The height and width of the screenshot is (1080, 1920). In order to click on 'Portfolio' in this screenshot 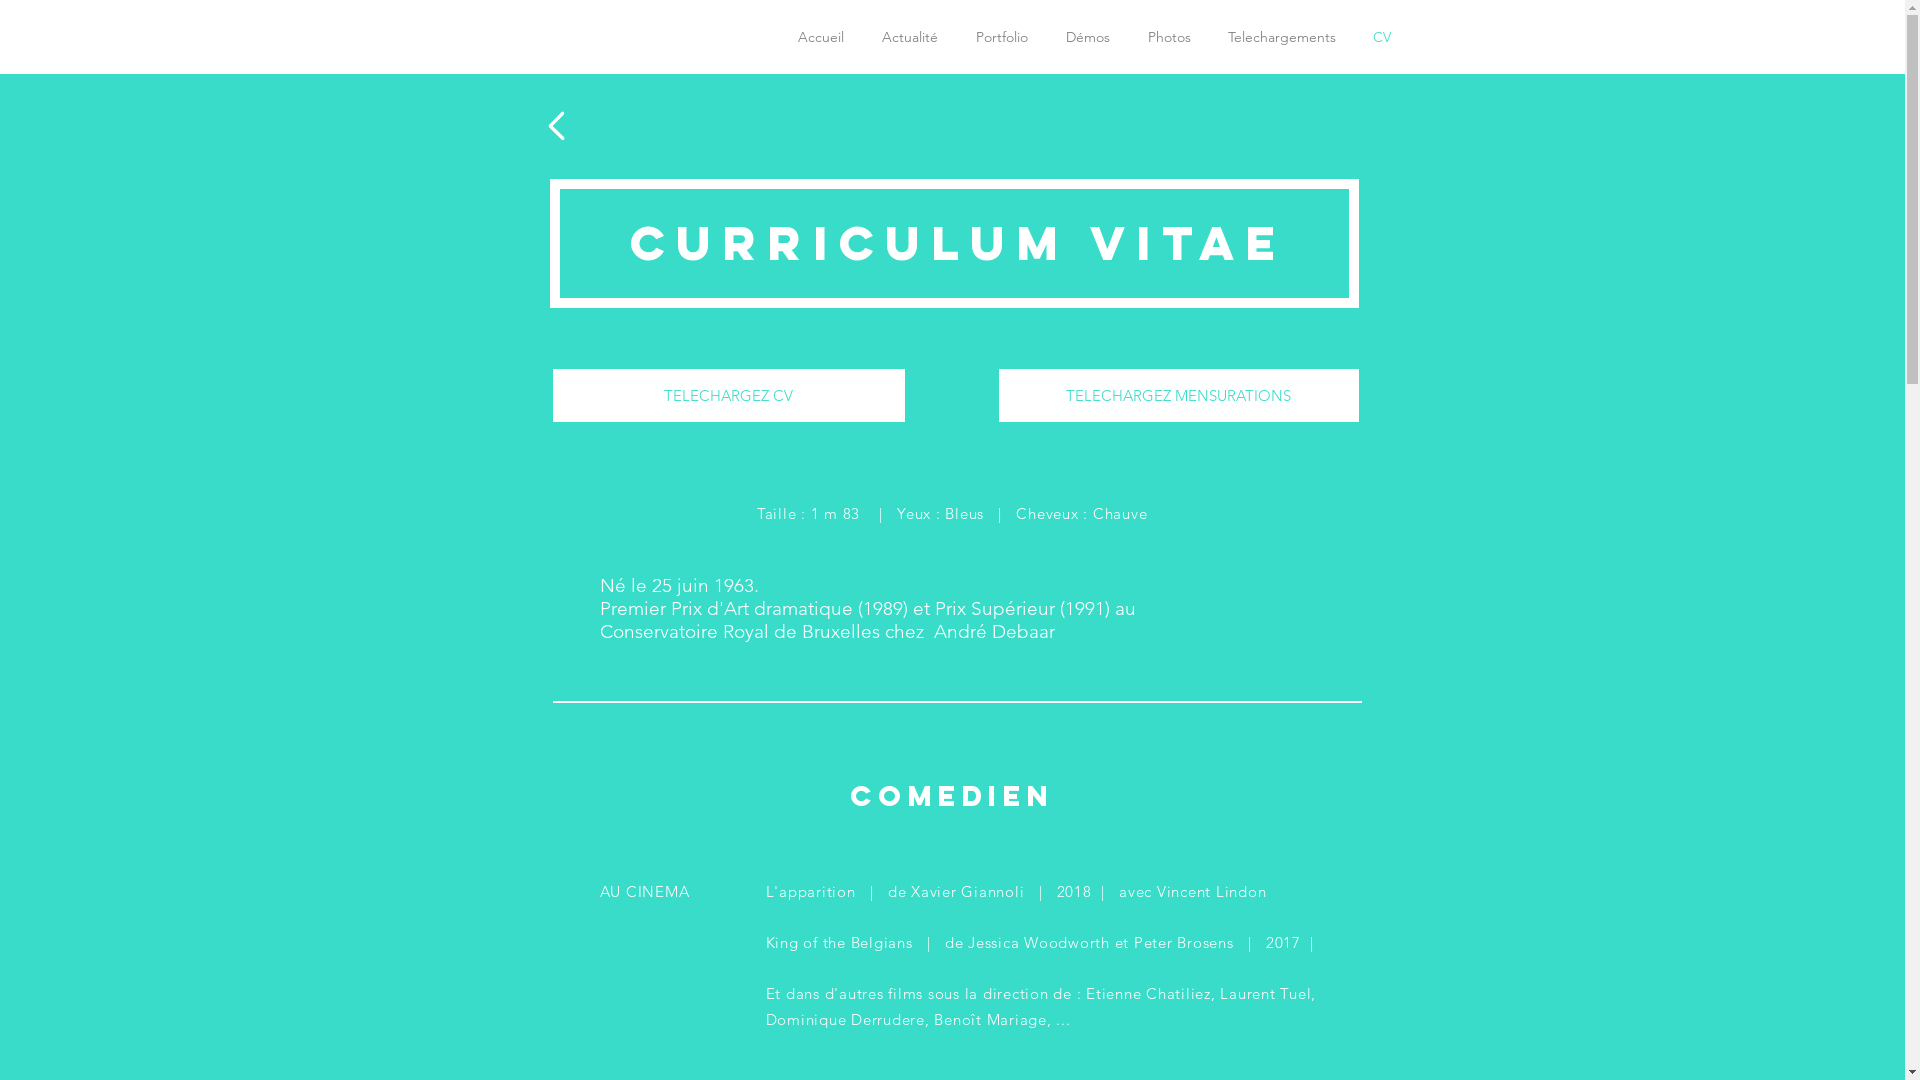, I will do `click(954, 37)`.